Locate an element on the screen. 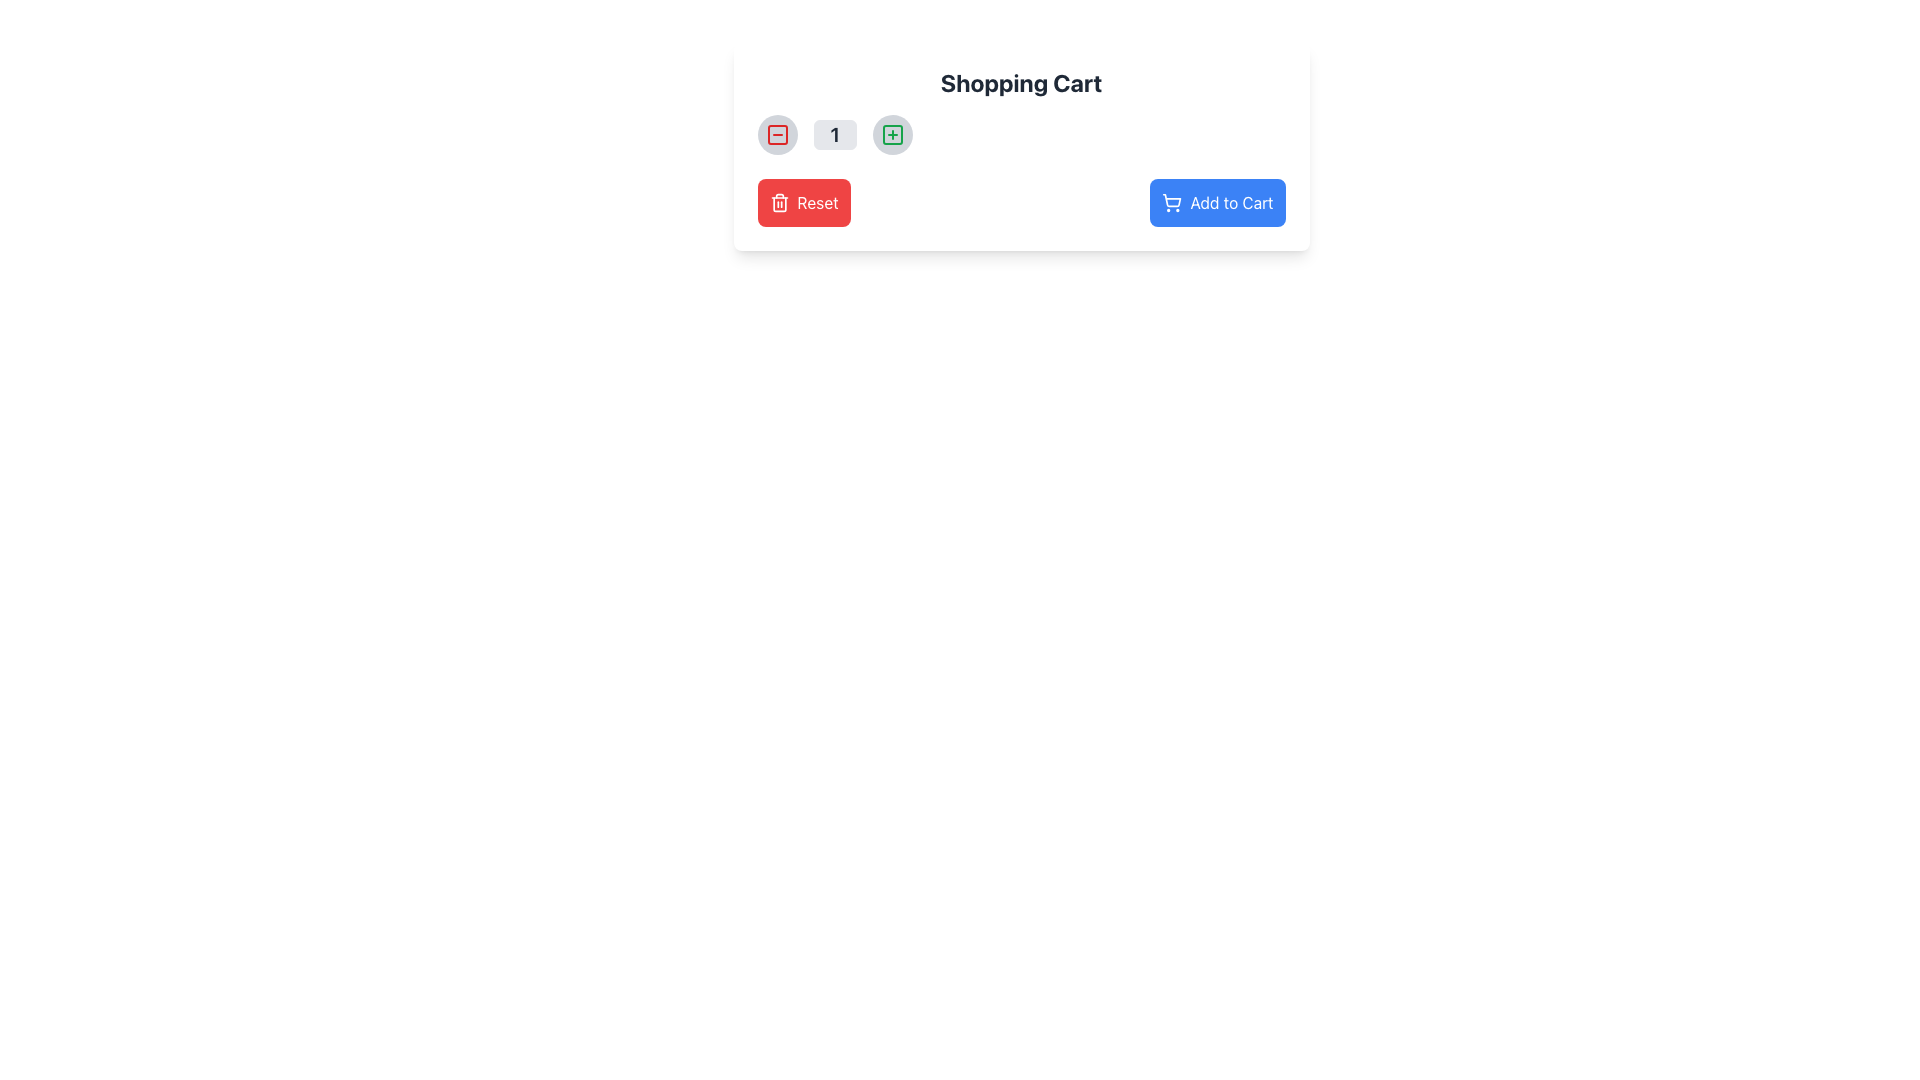  the increment button on the numeric display control for modifying a value, which is located on the right side of the numeric display labeled '1' is located at coordinates (1021, 135).